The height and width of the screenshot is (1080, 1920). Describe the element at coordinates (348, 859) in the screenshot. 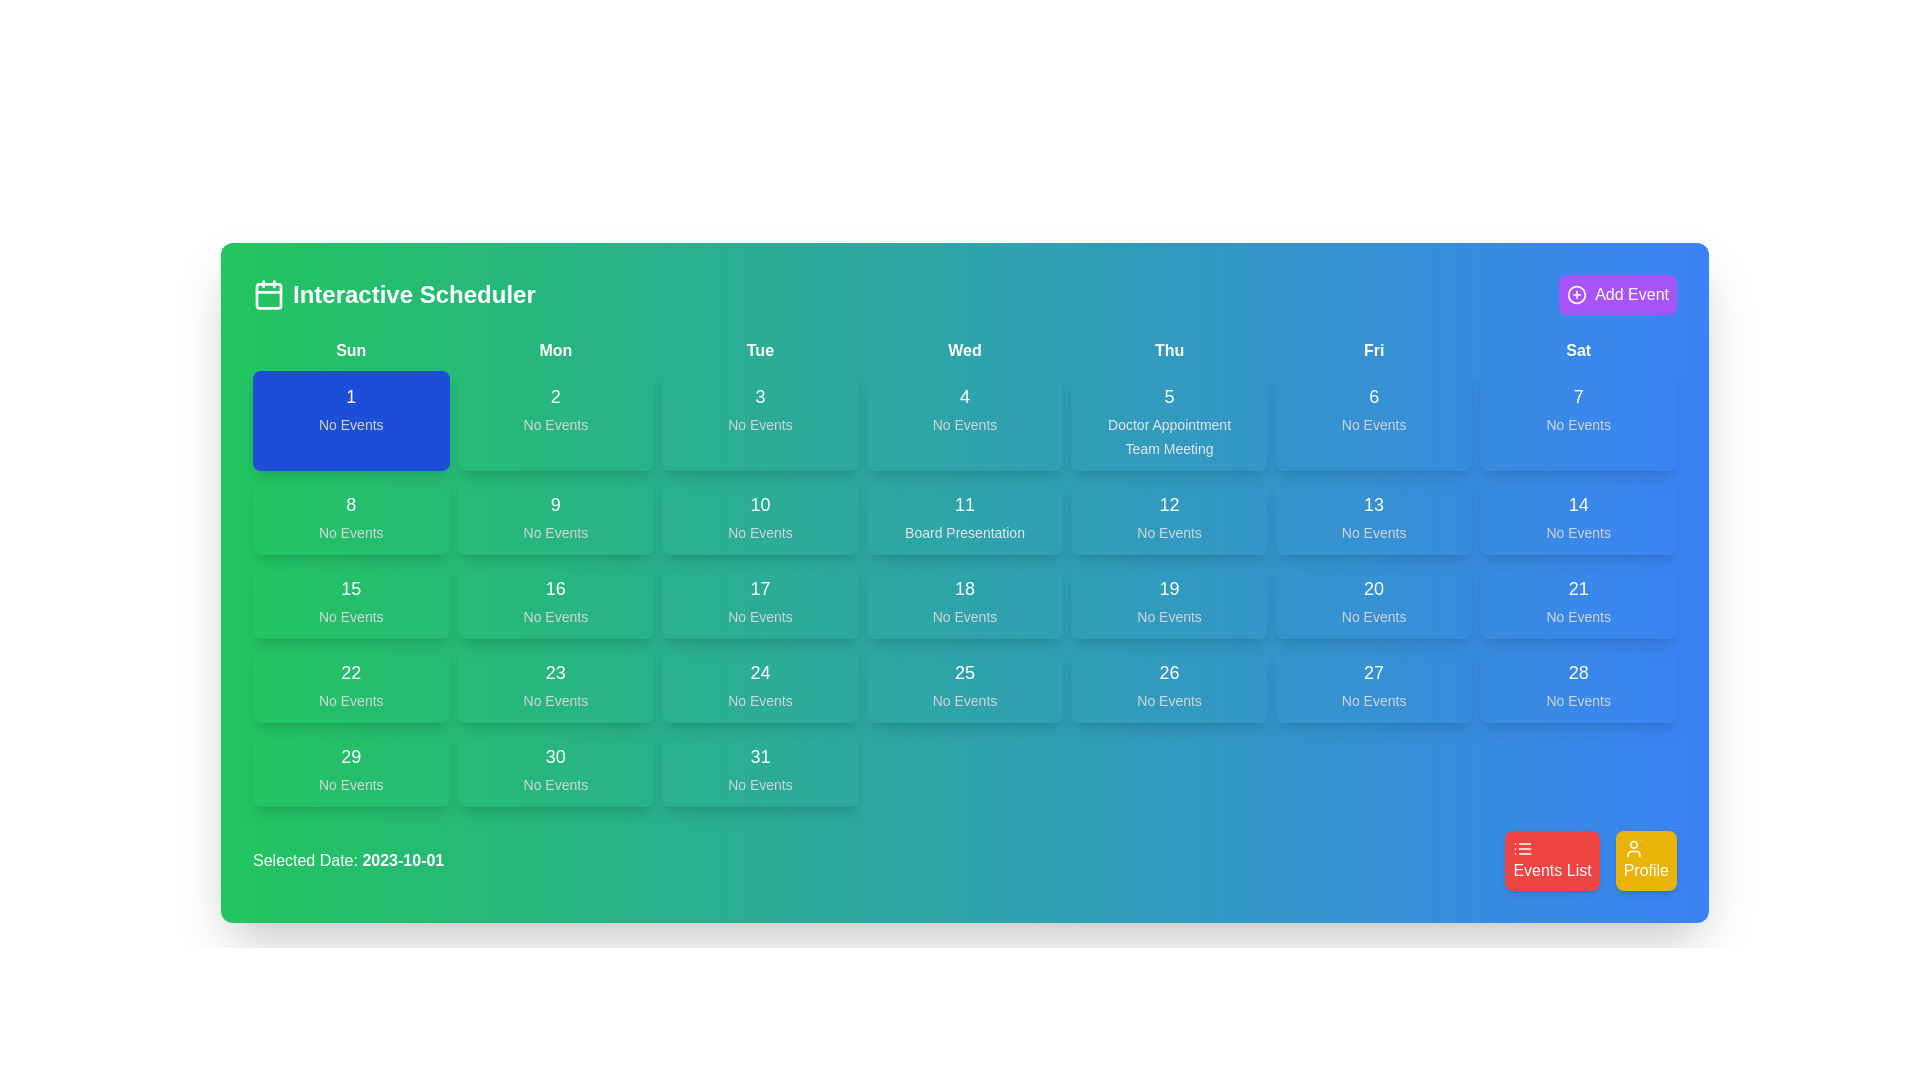

I see `the Text Label displaying the currently selected date in the calendar interface, located at the bottom-left corner of the interface` at that location.